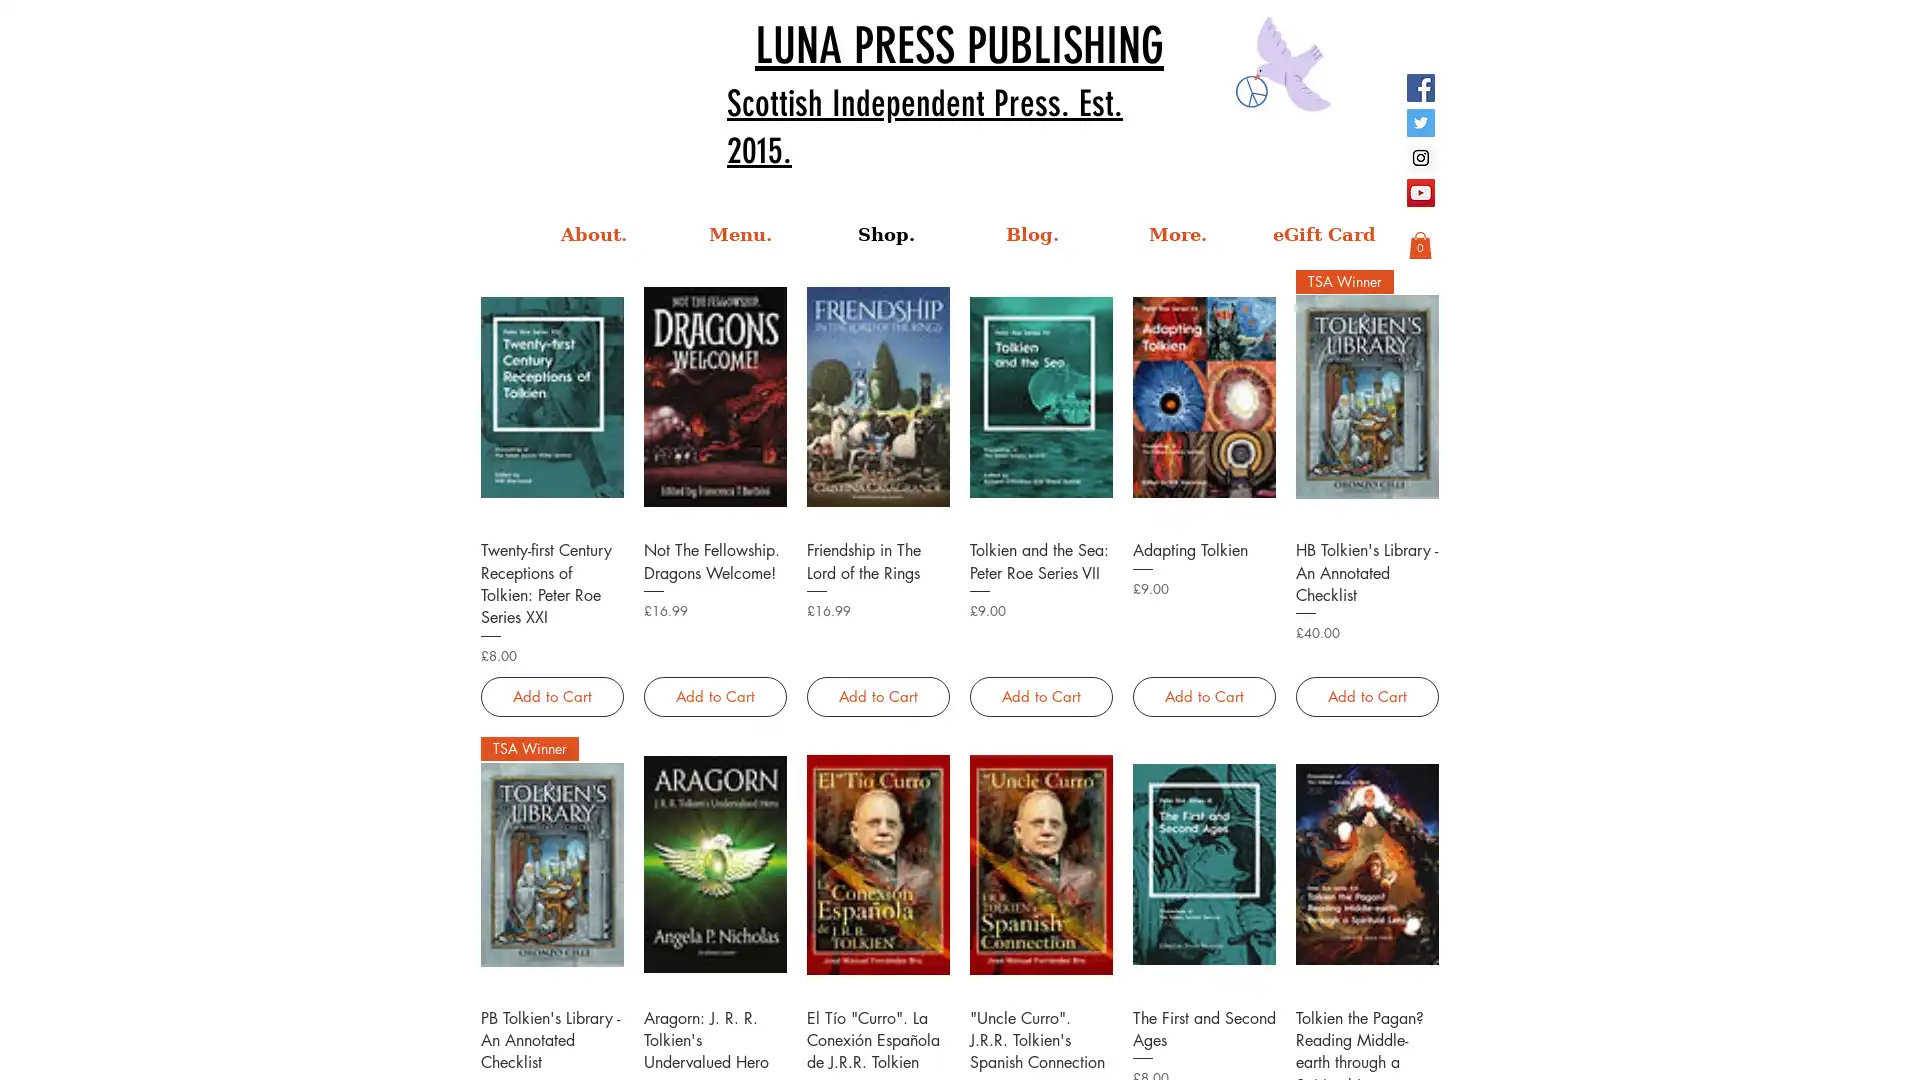 The height and width of the screenshot is (1080, 1920). I want to click on Quick View, so click(1365, 1015).